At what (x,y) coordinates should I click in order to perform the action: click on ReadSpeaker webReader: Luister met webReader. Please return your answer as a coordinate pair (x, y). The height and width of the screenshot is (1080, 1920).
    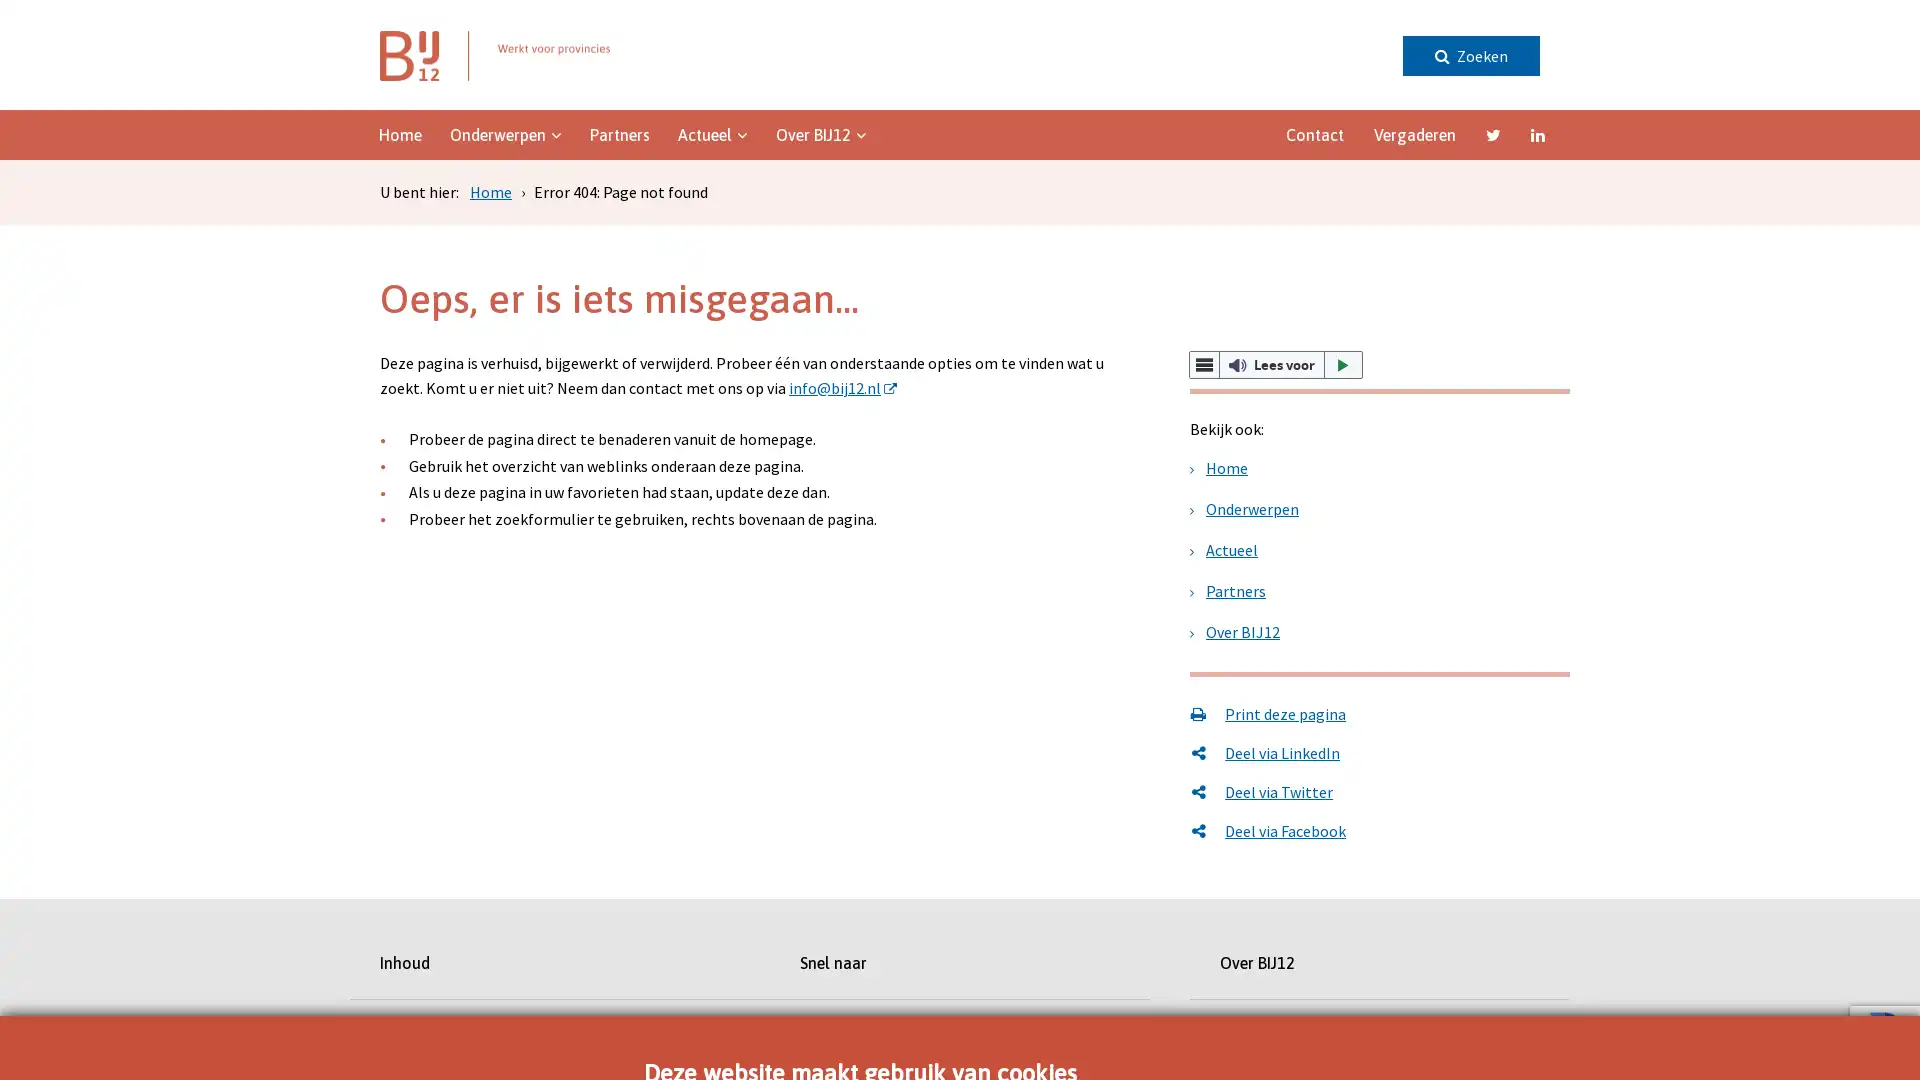
    Looking at the image, I should click on (1275, 365).